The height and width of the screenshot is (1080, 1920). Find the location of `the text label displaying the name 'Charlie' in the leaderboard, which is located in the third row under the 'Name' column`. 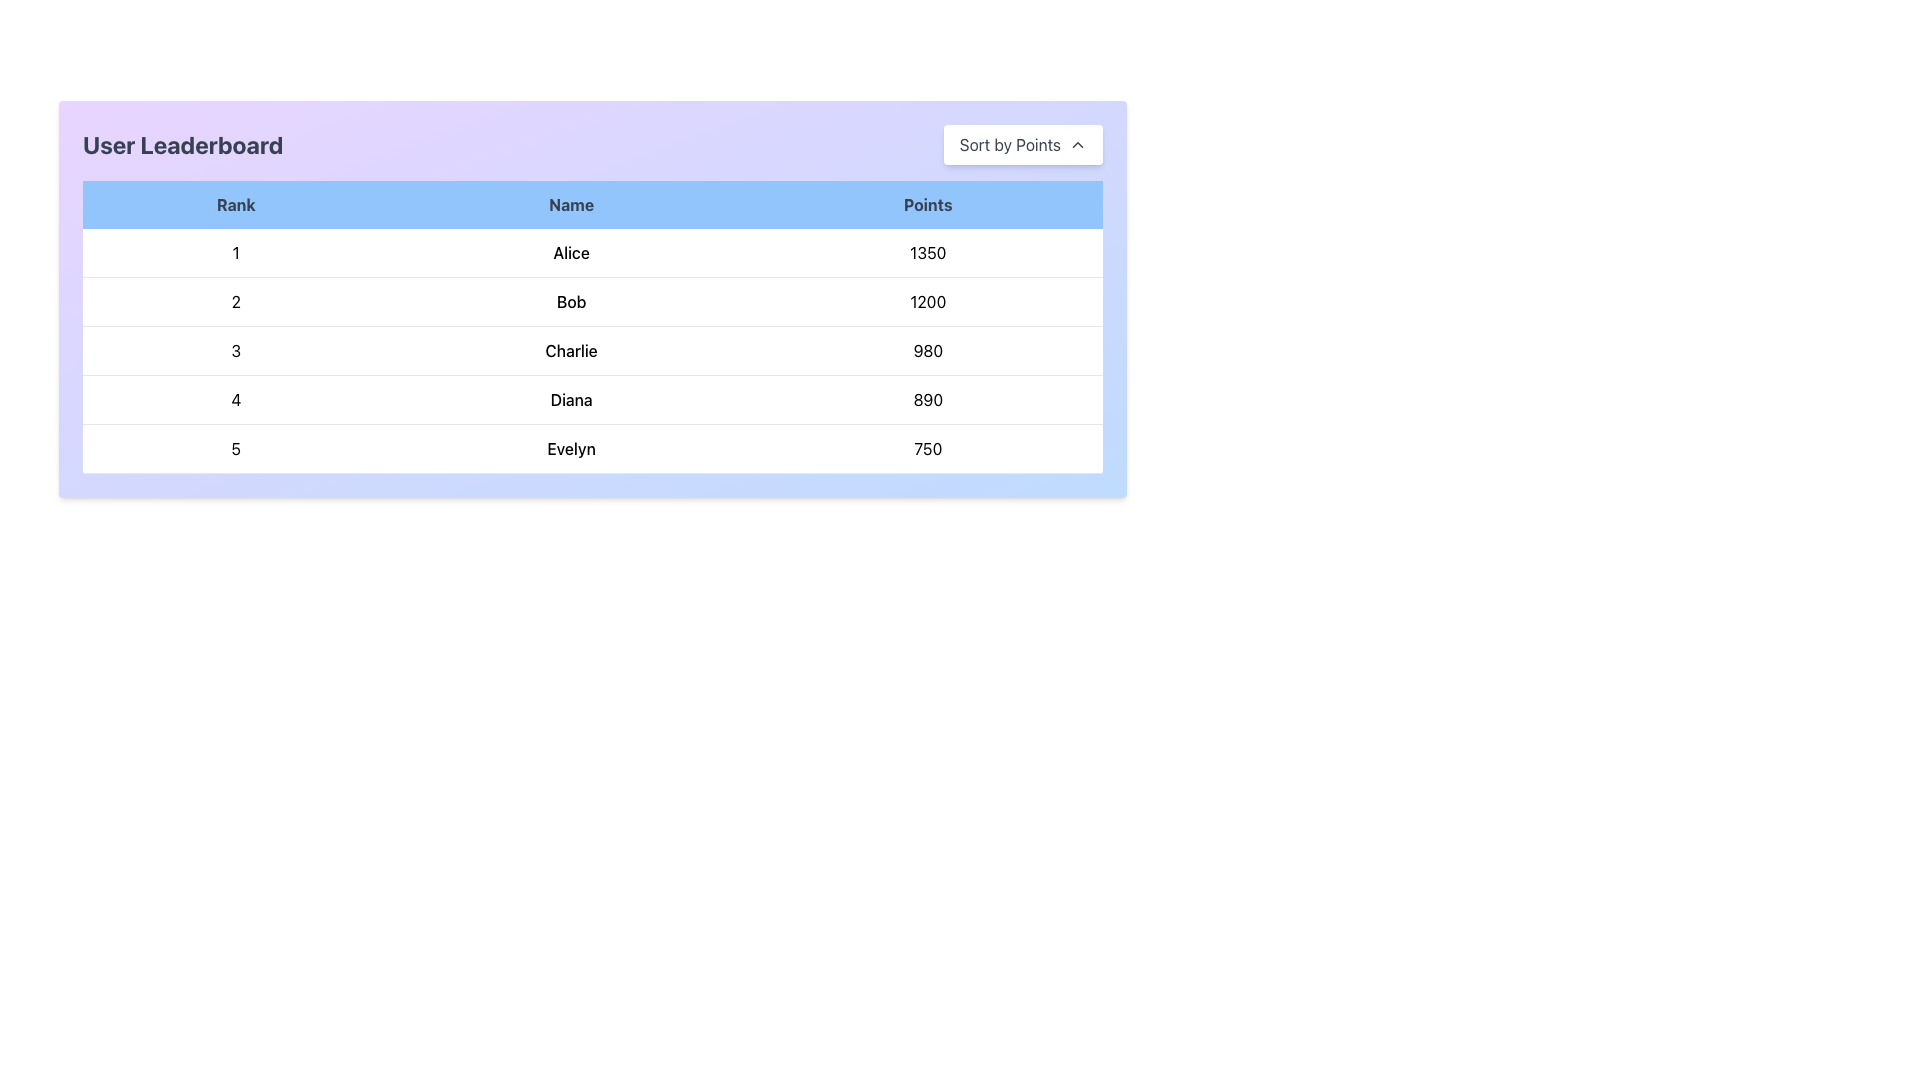

the text label displaying the name 'Charlie' in the leaderboard, which is located in the third row under the 'Name' column is located at coordinates (570, 350).